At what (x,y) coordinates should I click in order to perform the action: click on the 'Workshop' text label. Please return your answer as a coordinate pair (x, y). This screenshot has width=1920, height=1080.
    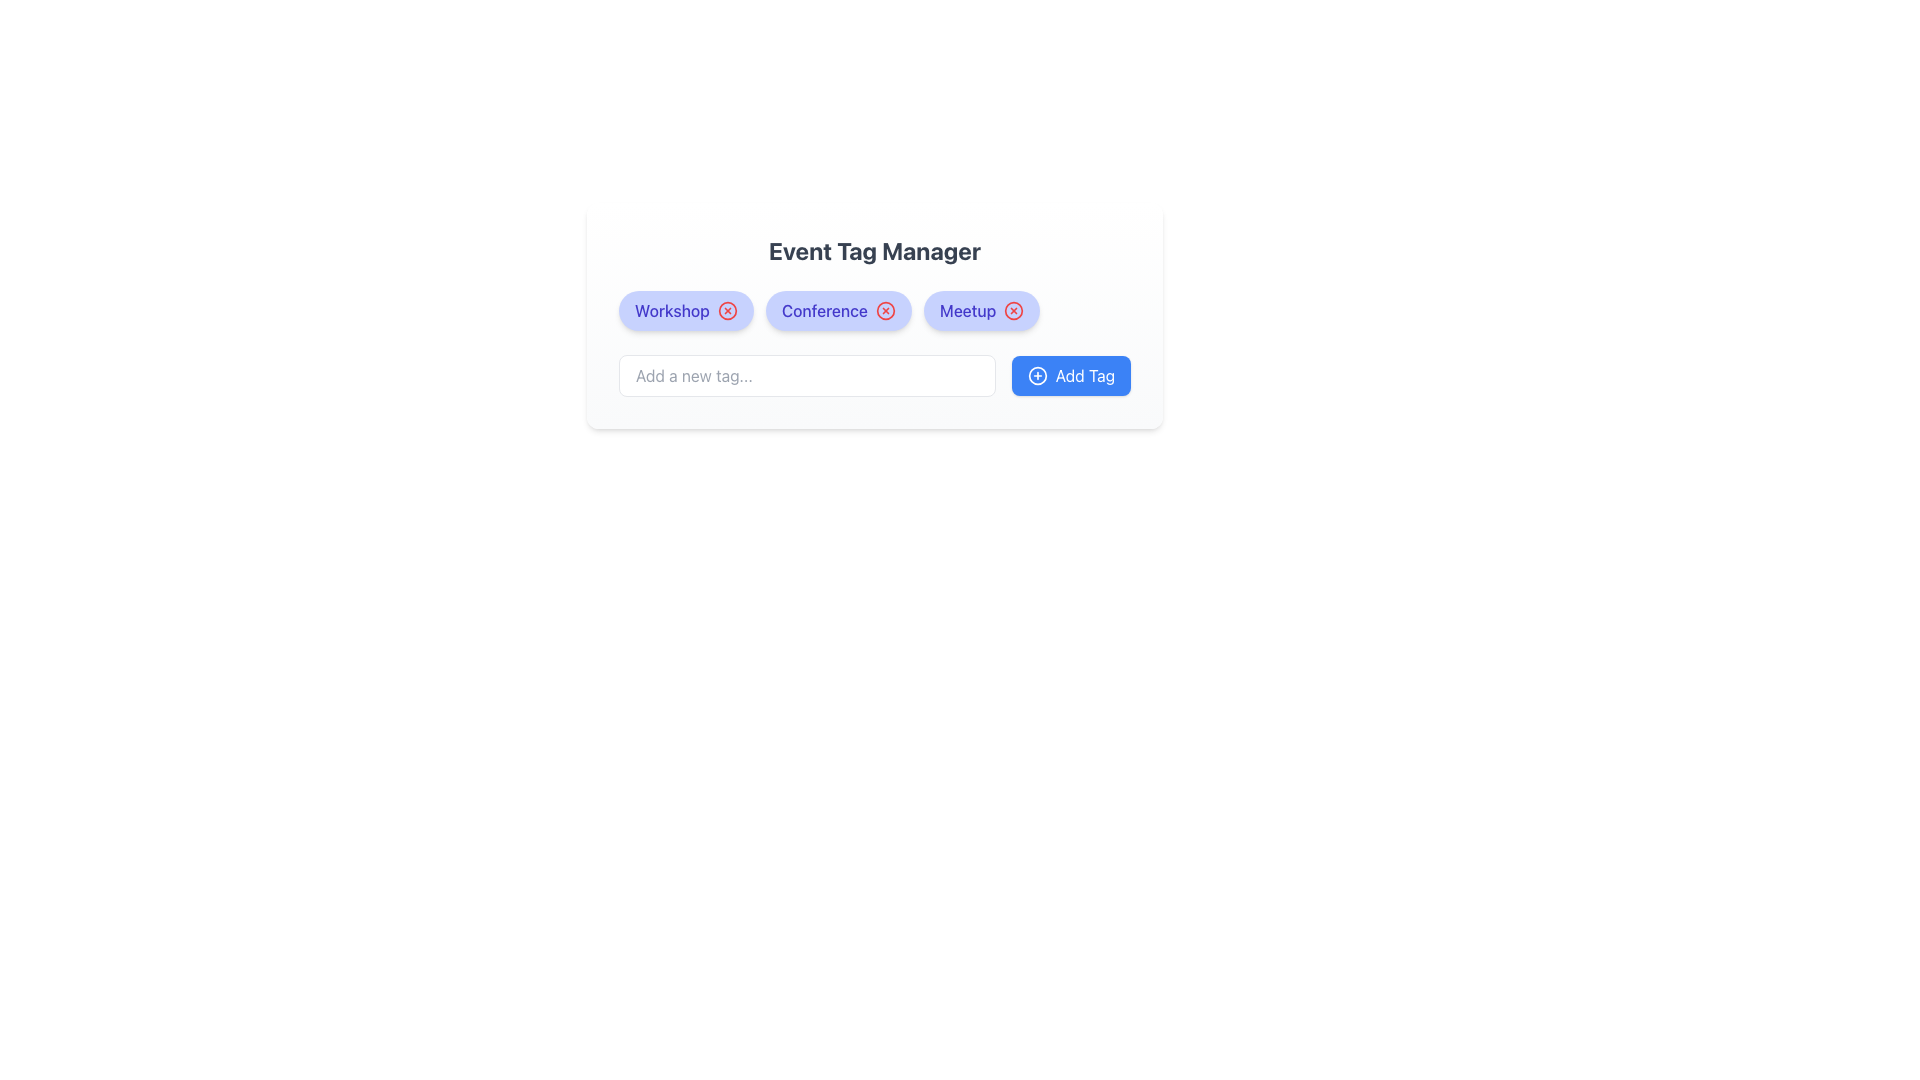
    Looking at the image, I should click on (672, 311).